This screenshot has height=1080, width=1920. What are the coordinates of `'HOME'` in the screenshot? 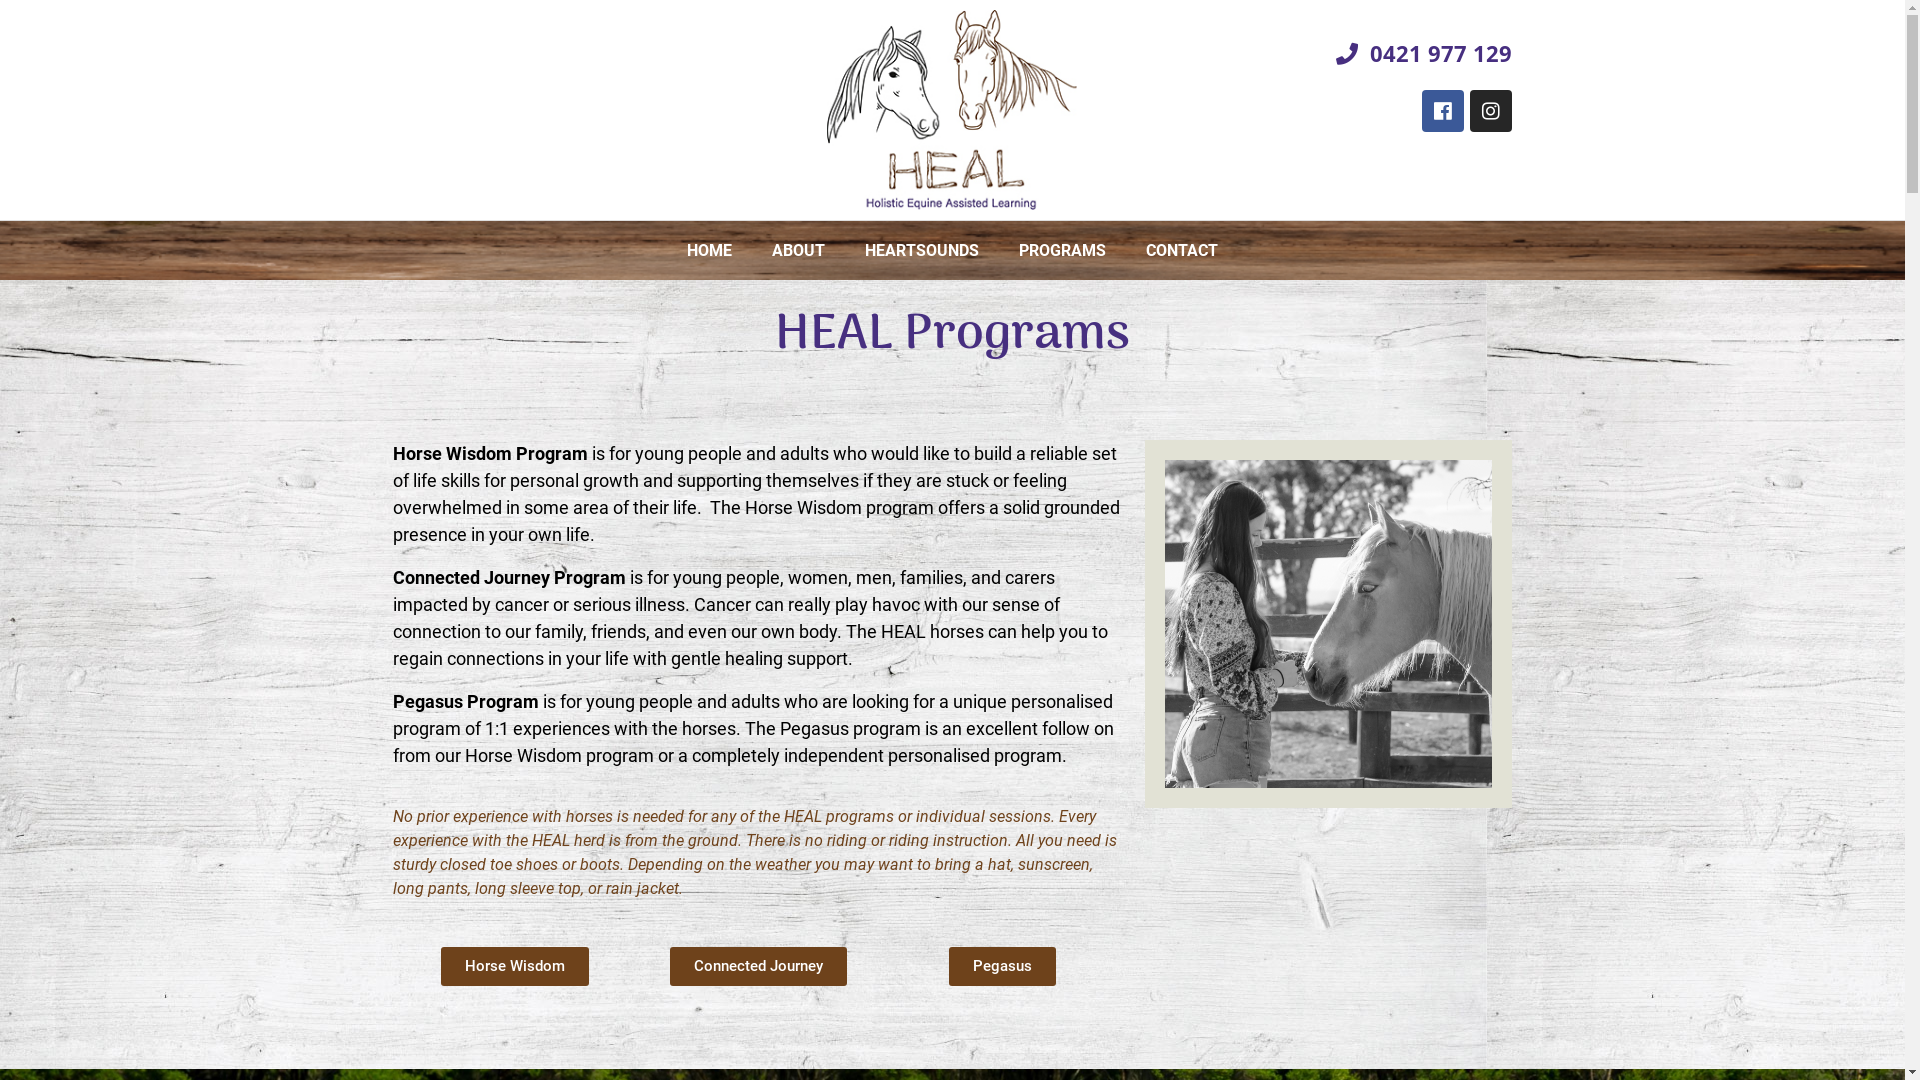 It's located at (667, 249).